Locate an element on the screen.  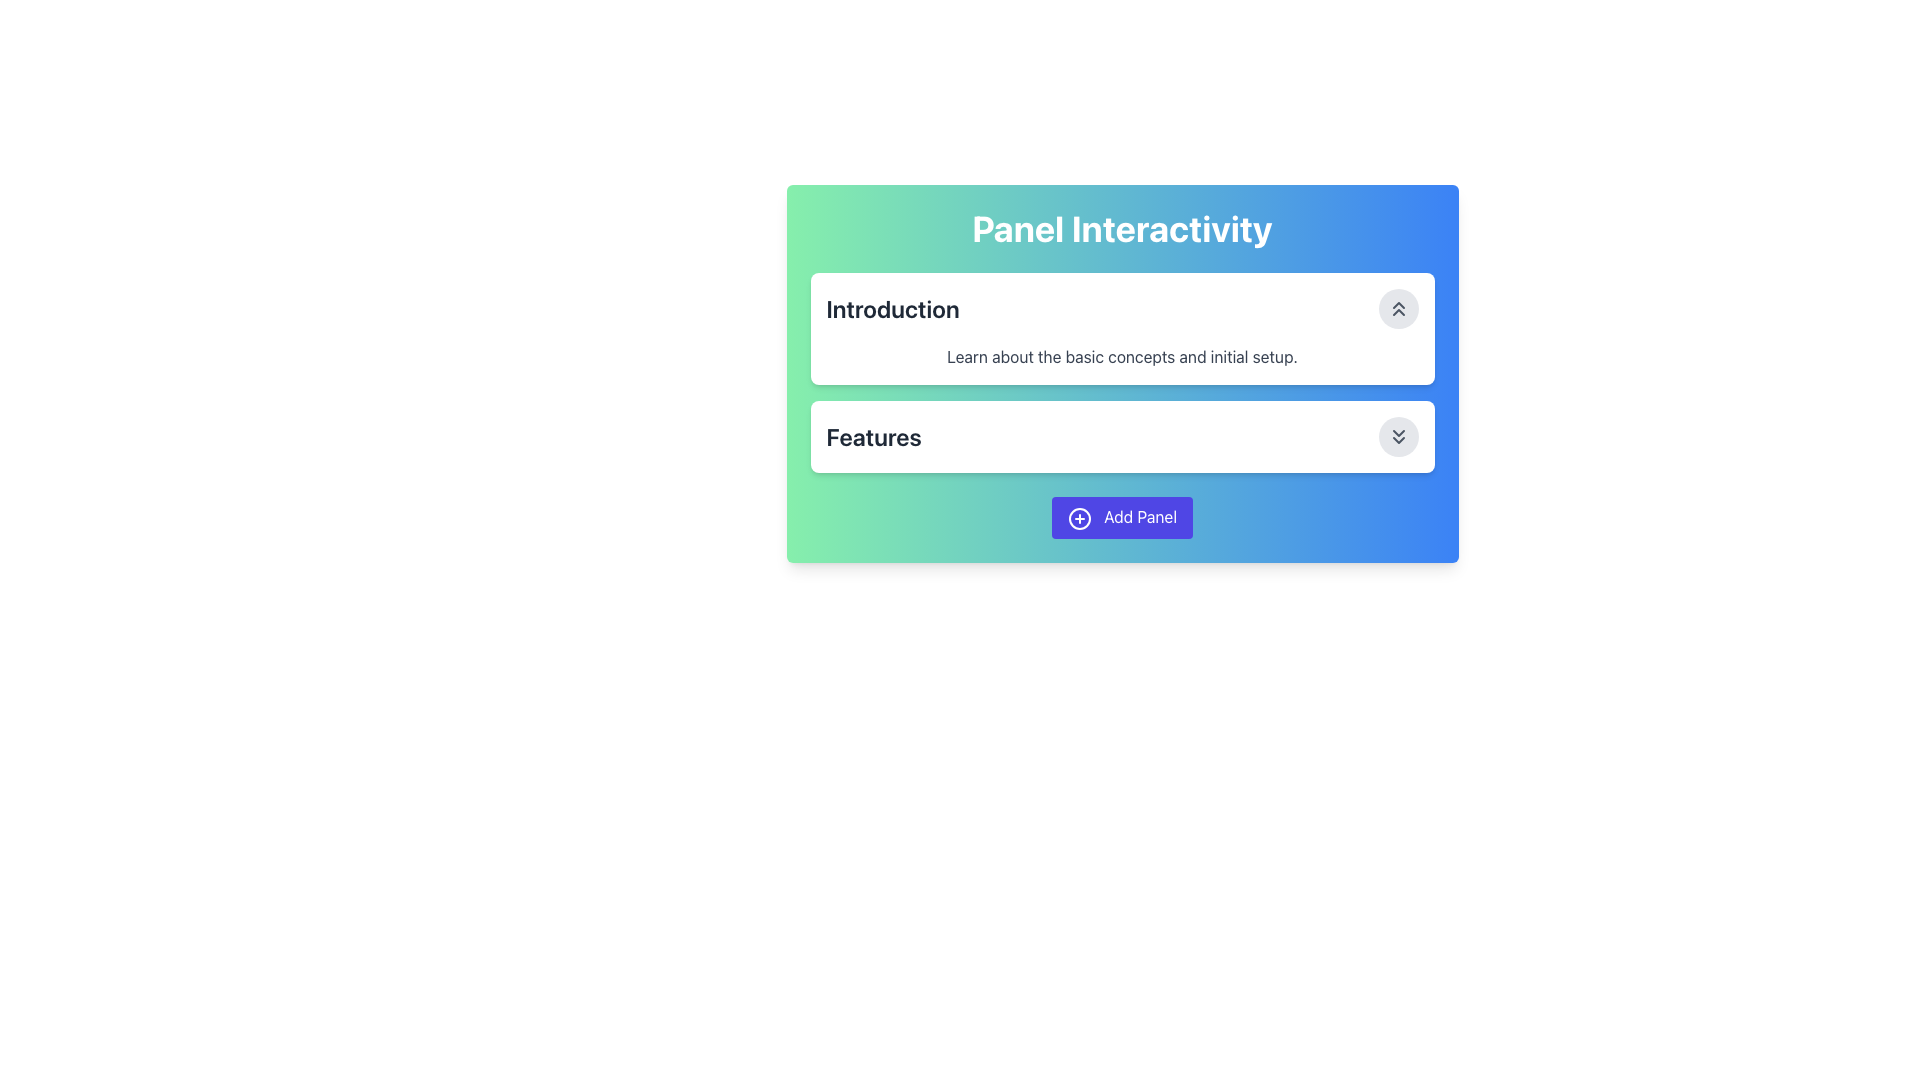
the small circular button with a light gray background and a downward double-chevron icon, located to the right of the 'Features' label is located at coordinates (1397, 435).